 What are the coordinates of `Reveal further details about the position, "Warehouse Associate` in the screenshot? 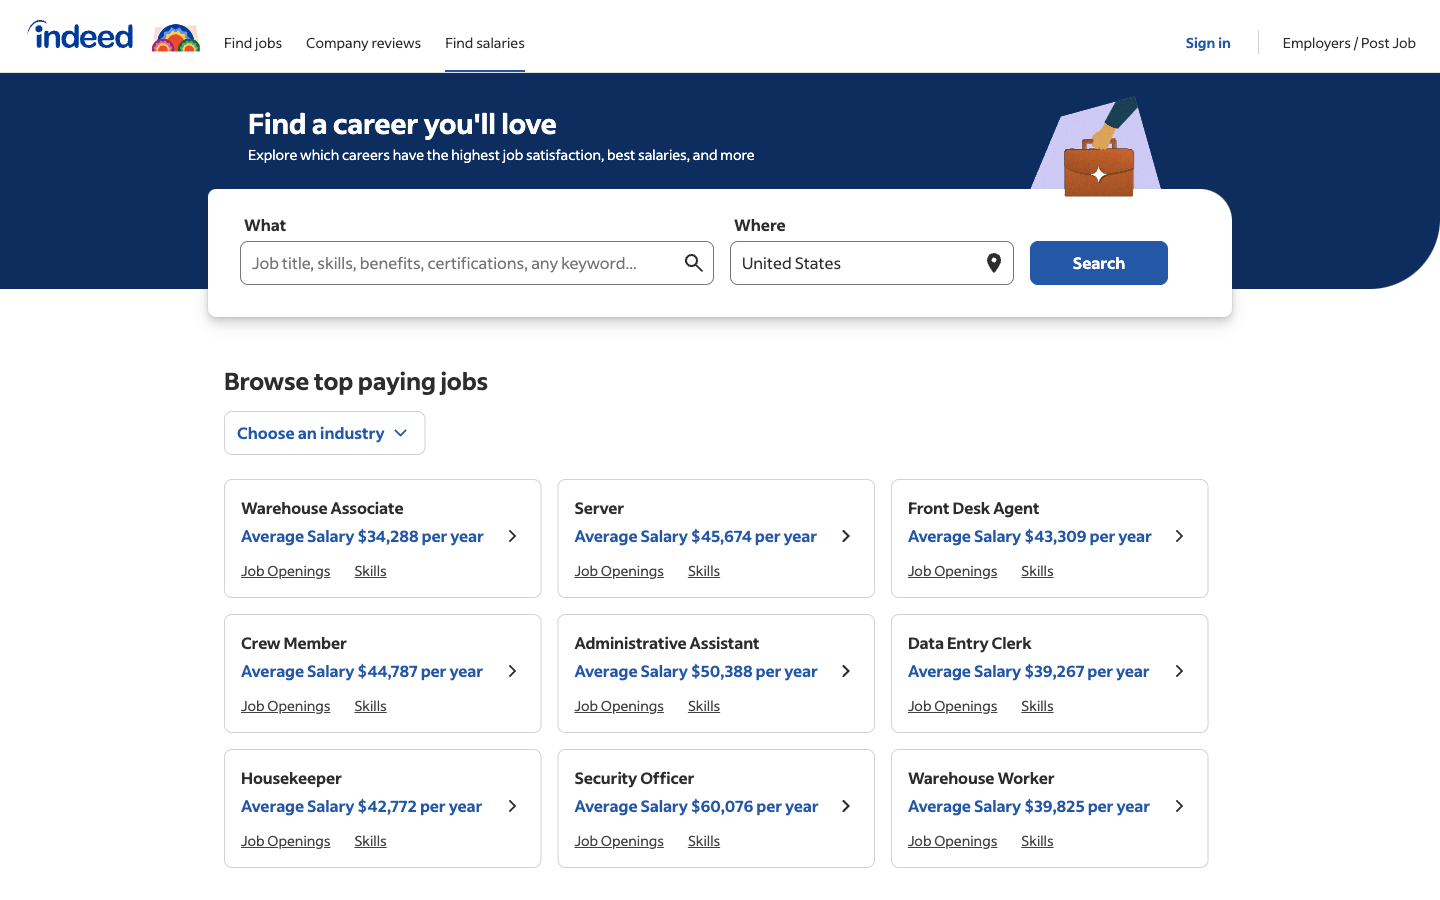 It's located at (511, 537).